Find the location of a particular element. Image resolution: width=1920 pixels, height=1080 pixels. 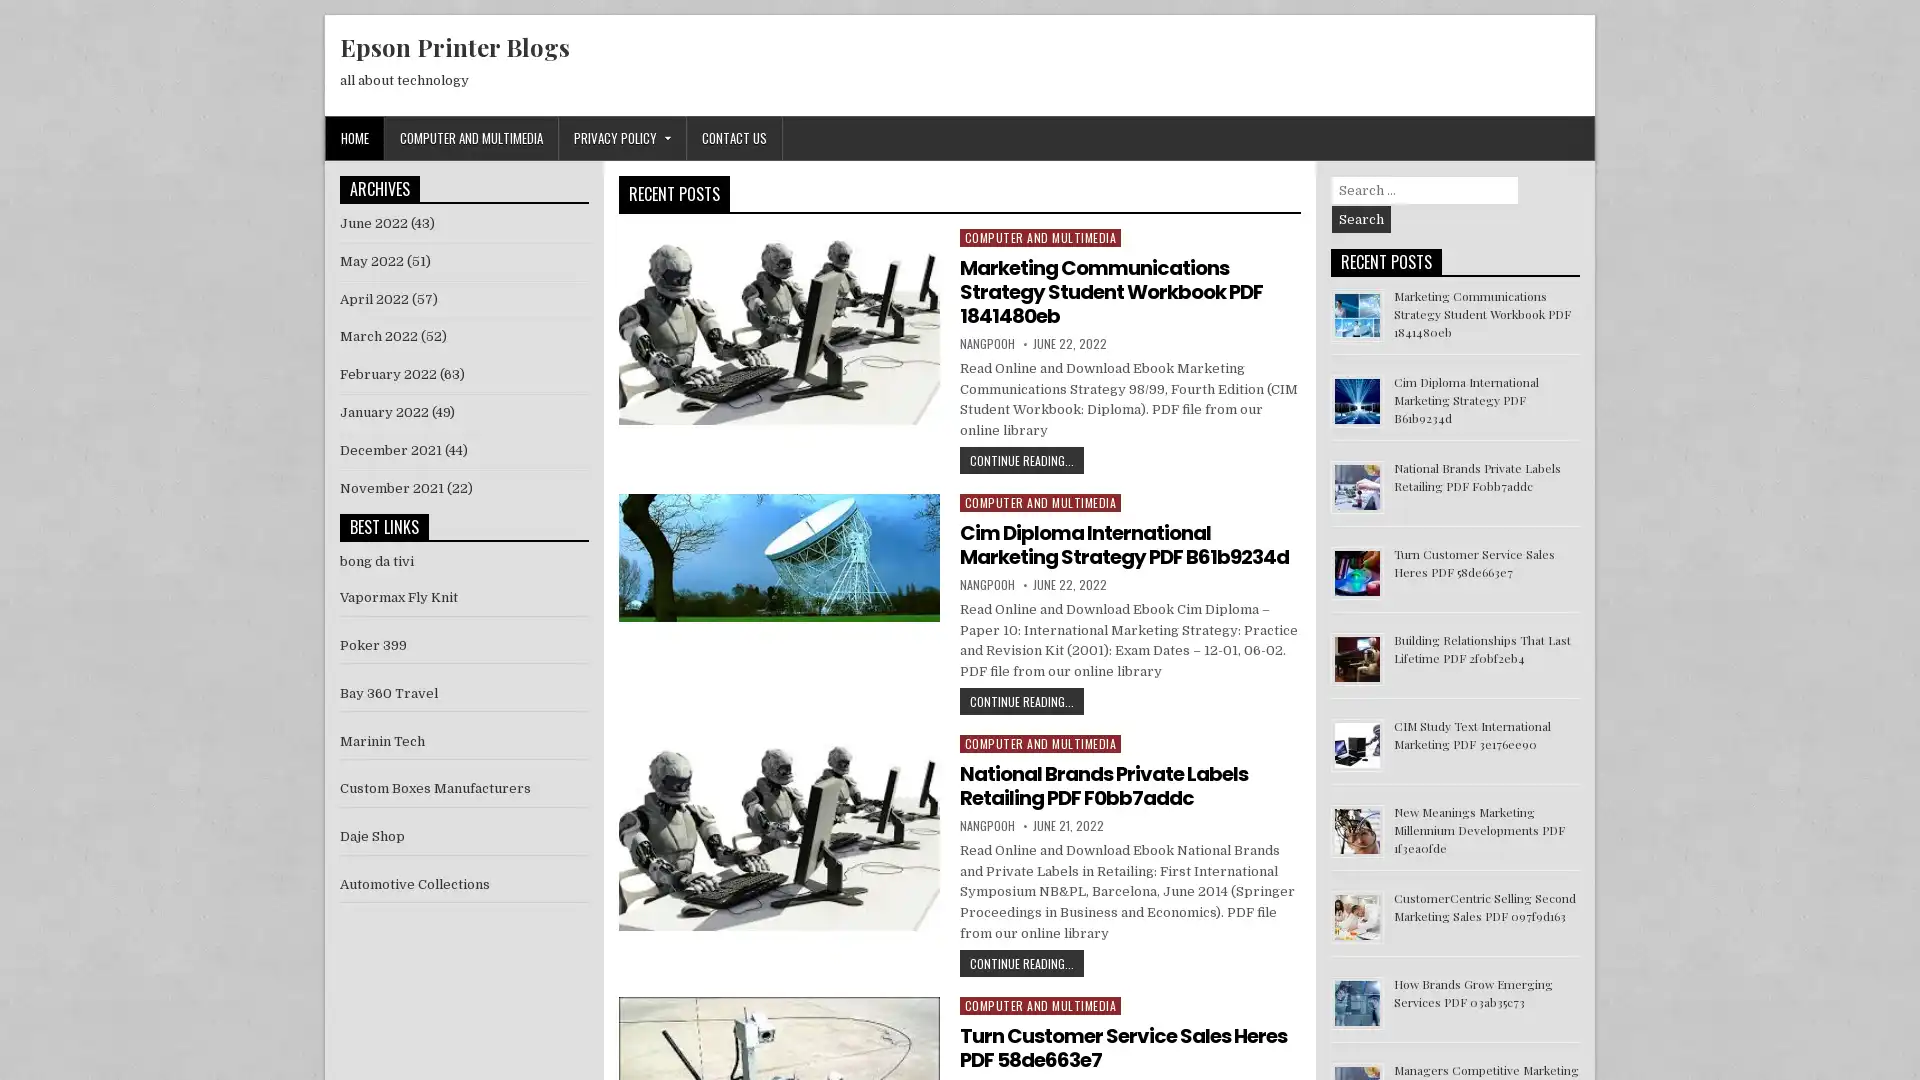

Search is located at coordinates (1360, 219).